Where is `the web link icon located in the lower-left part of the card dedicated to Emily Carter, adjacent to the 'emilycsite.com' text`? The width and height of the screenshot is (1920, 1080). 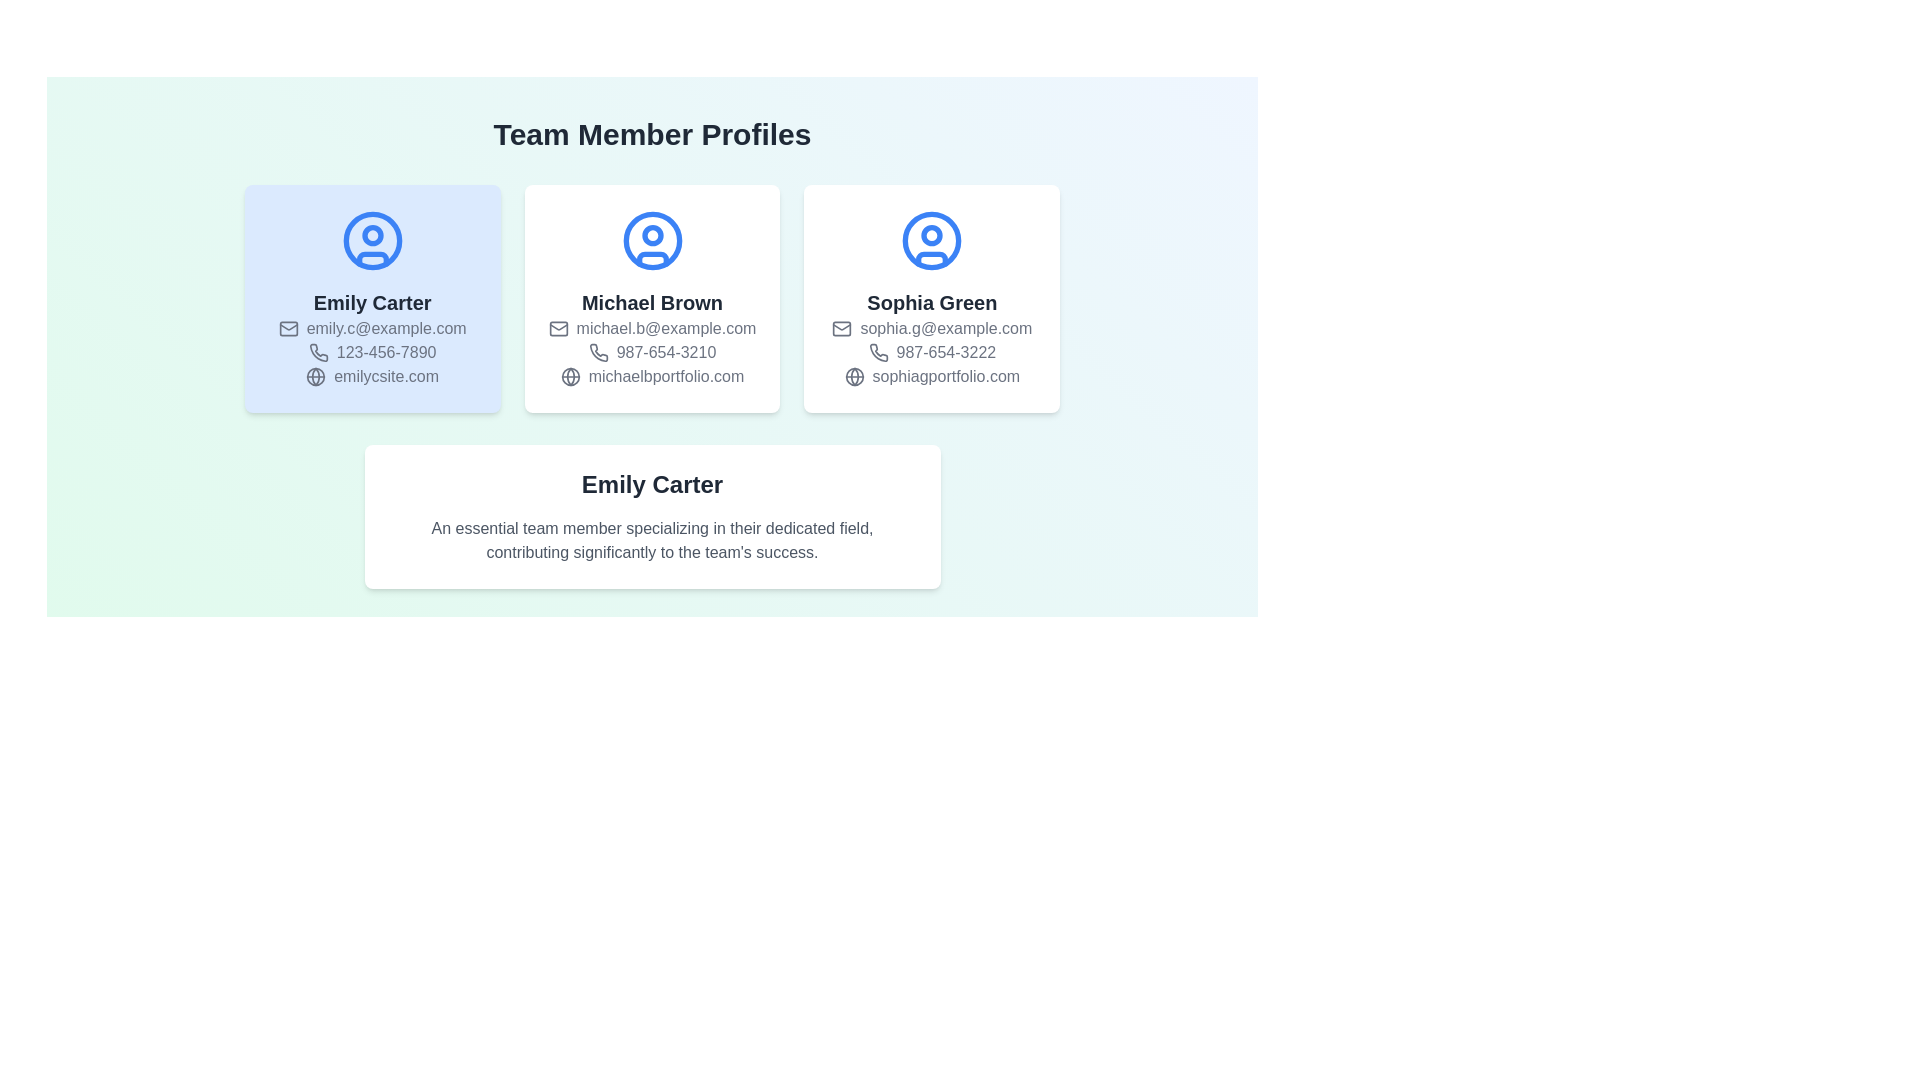
the web link icon located in the lower-left part of the card dedicated to Emily Carter, adjacent to the 'emilycsite.com' text is located at coordinates (315, 377).